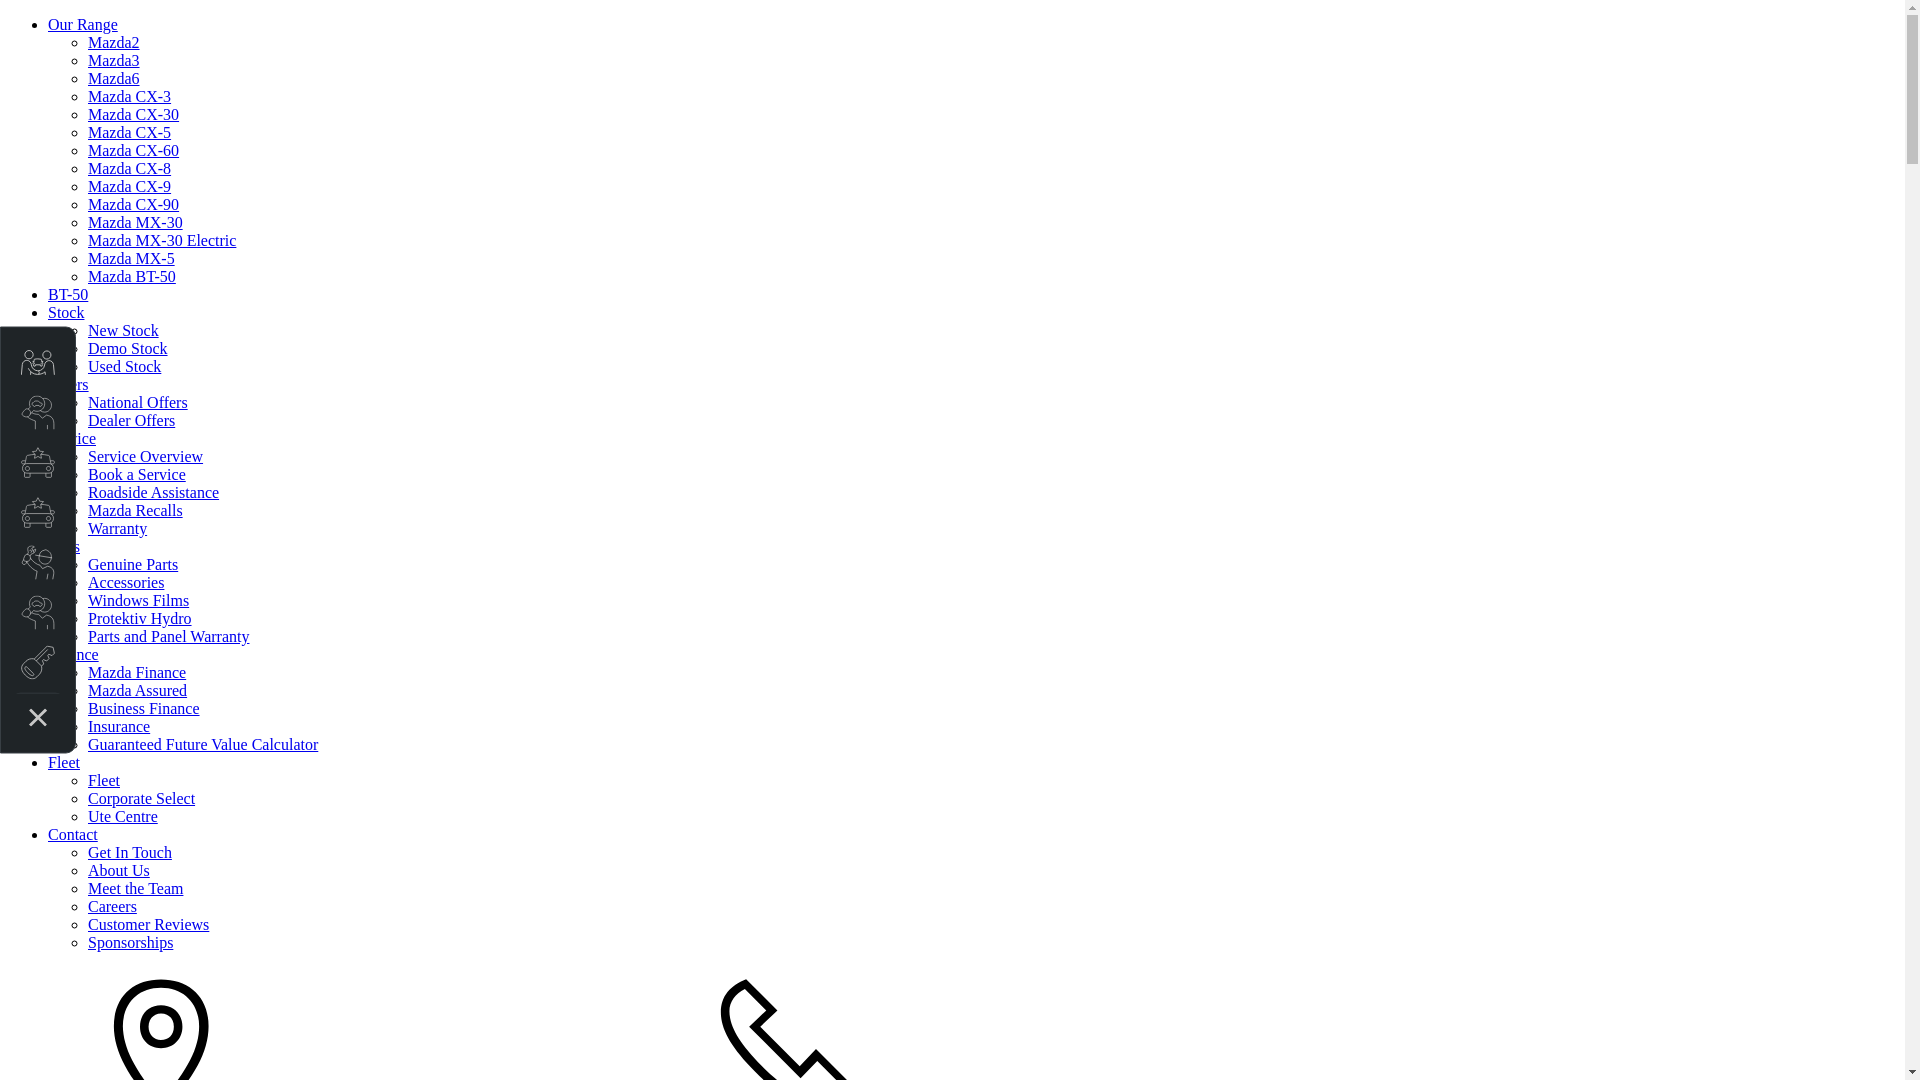 The width and height of the screenshot is (1920, 1080). What do you see at coordinates (132, 114) in the screenshot?
I see `'Mazda CX-30'` at bounding box center [132, 114].